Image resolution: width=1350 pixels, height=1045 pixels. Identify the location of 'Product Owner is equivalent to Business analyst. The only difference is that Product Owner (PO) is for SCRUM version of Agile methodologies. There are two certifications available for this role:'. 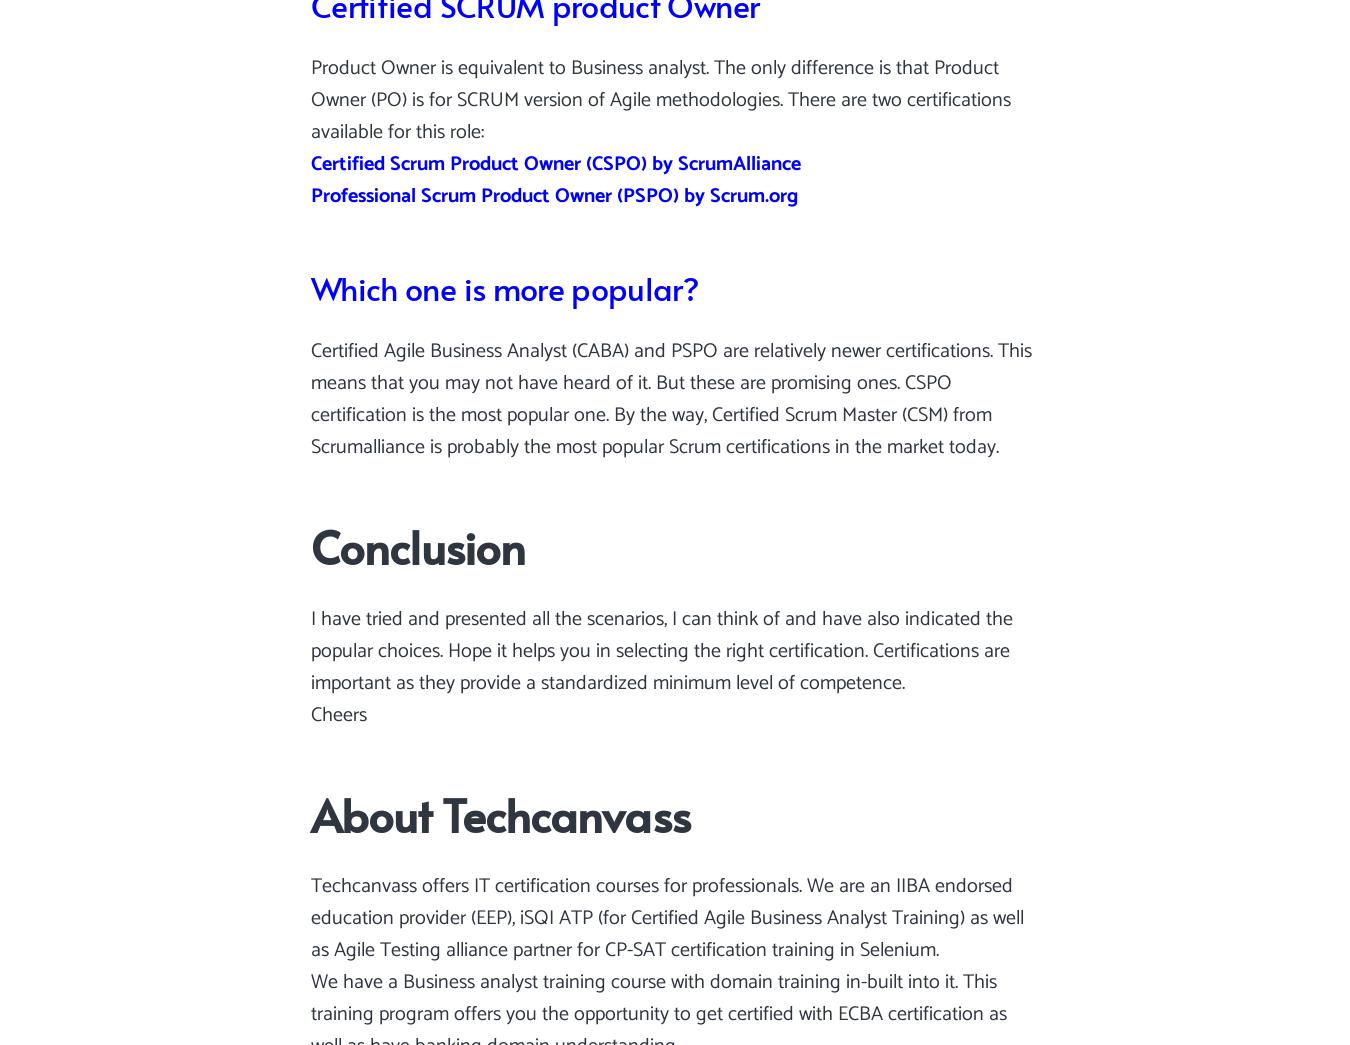
(660, 100).